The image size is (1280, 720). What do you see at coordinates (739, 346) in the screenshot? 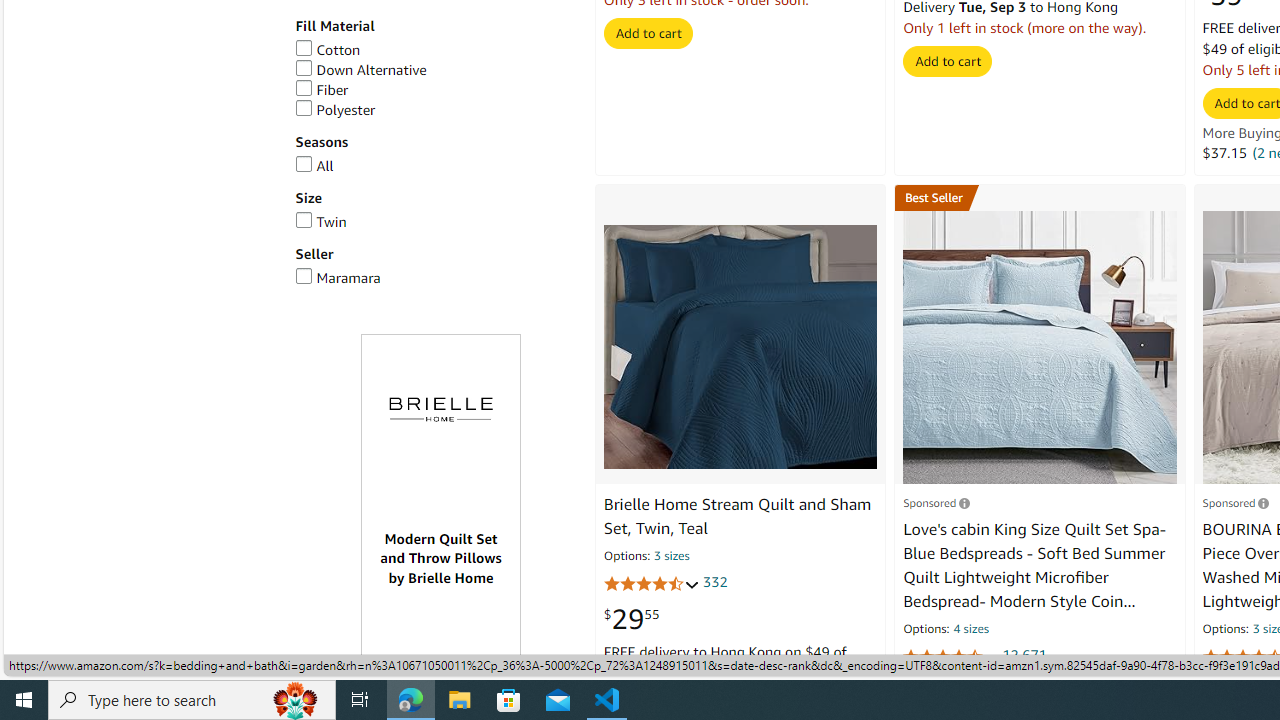
I see `'Brielle Home Stream Quilt and Sham Set, Twin, Teal'` at bounding box center [739, 346].